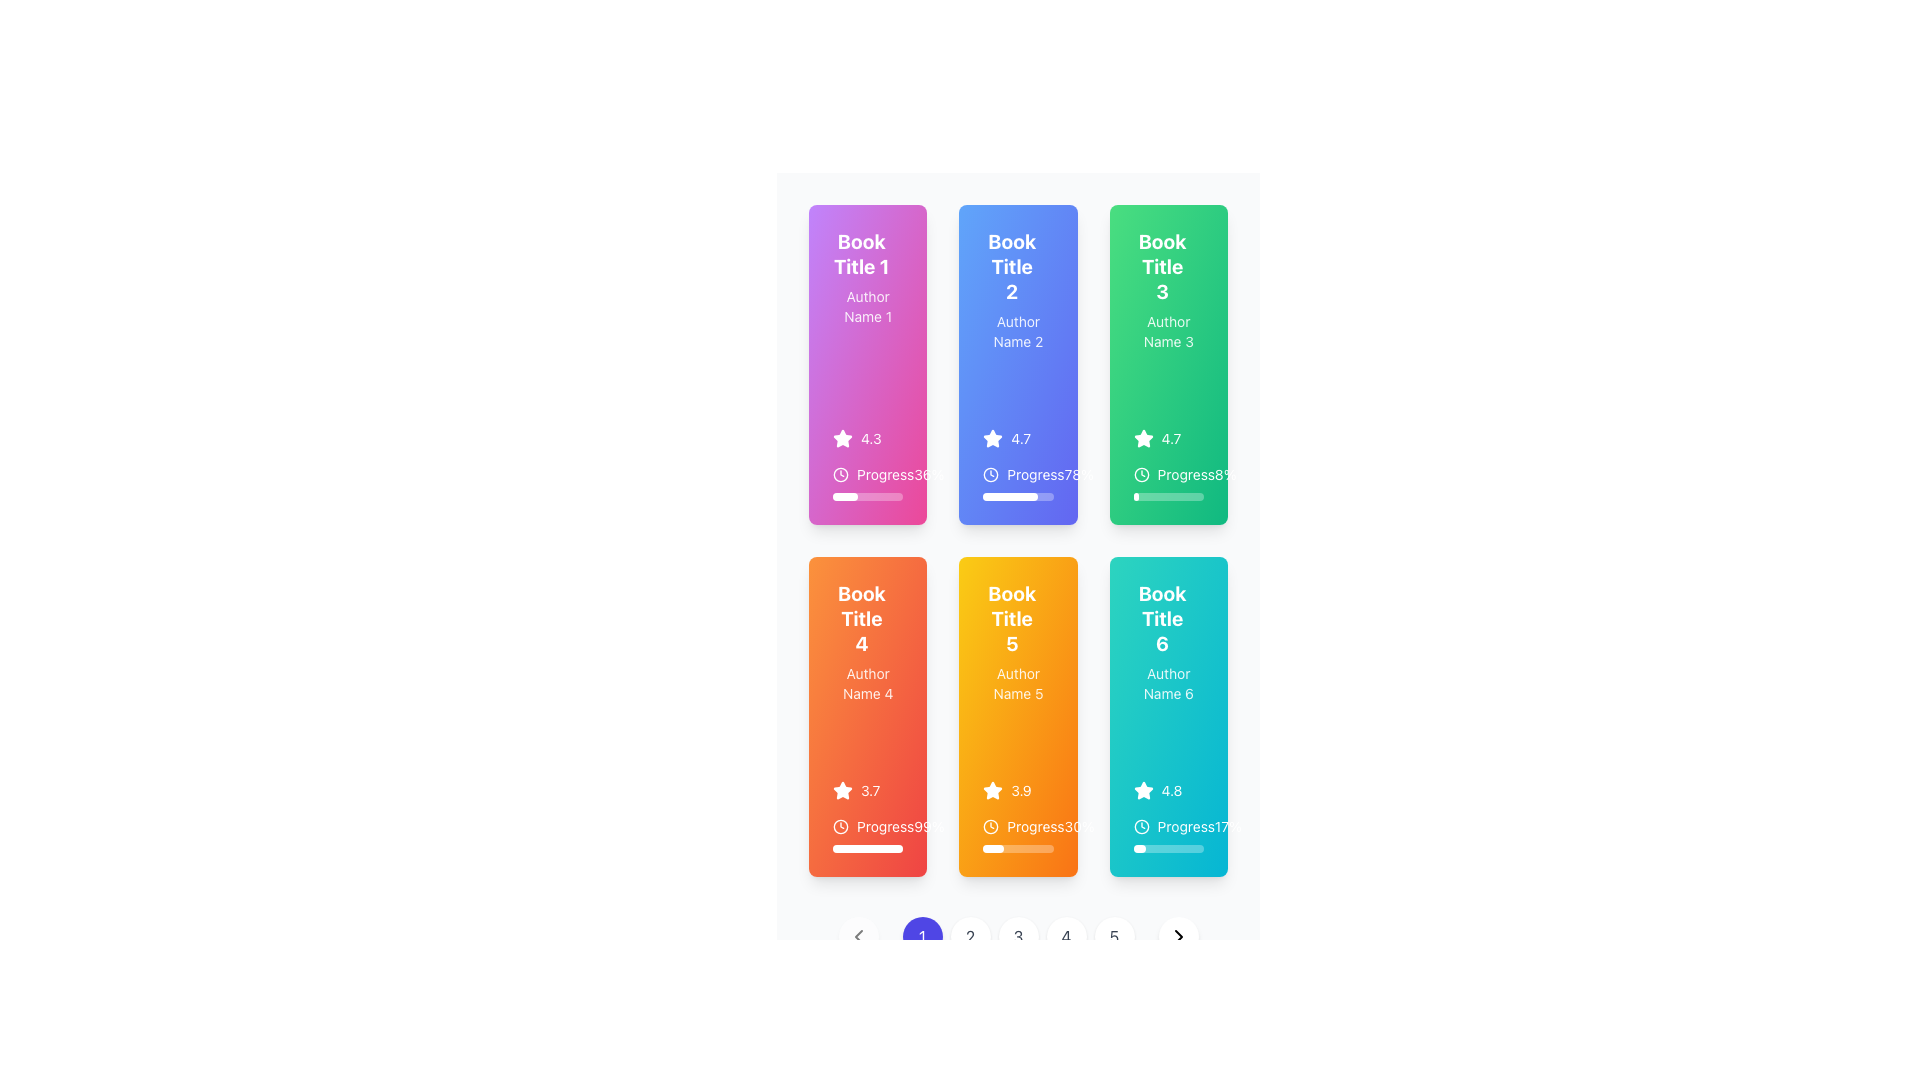  Describe the element at coordinates (1018, 817) in the screenshot. I see `information displayed in the Information display component located in the card for 'Book Title 5' in the second row and second column of the grid layout, which includes a rating score, a progress indicator, and related symbols` at that location.